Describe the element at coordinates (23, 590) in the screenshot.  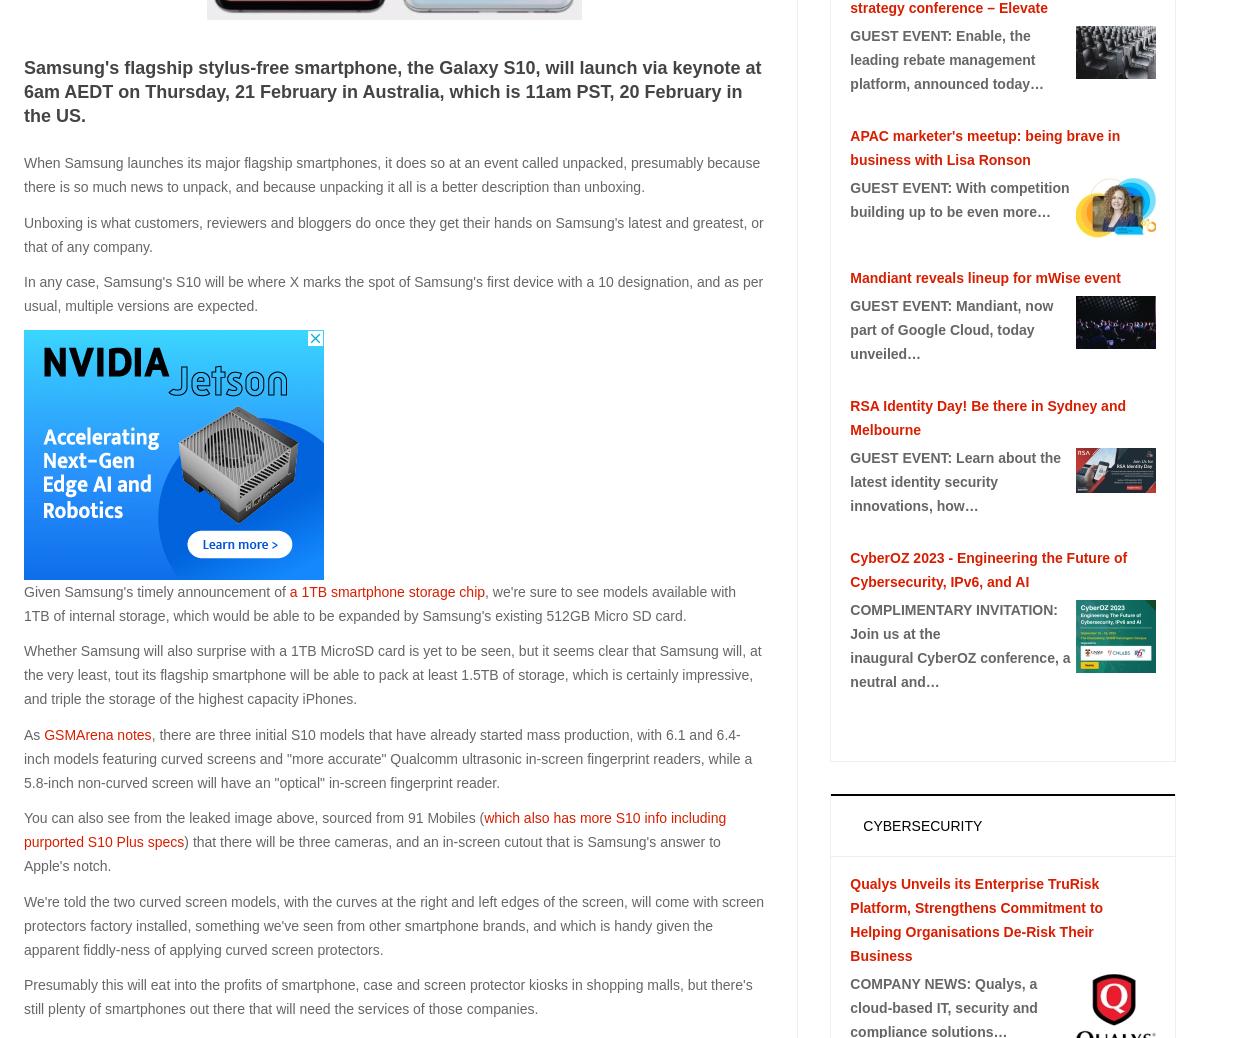
I see `'Given Samsung's timely announcement of'` at that location.